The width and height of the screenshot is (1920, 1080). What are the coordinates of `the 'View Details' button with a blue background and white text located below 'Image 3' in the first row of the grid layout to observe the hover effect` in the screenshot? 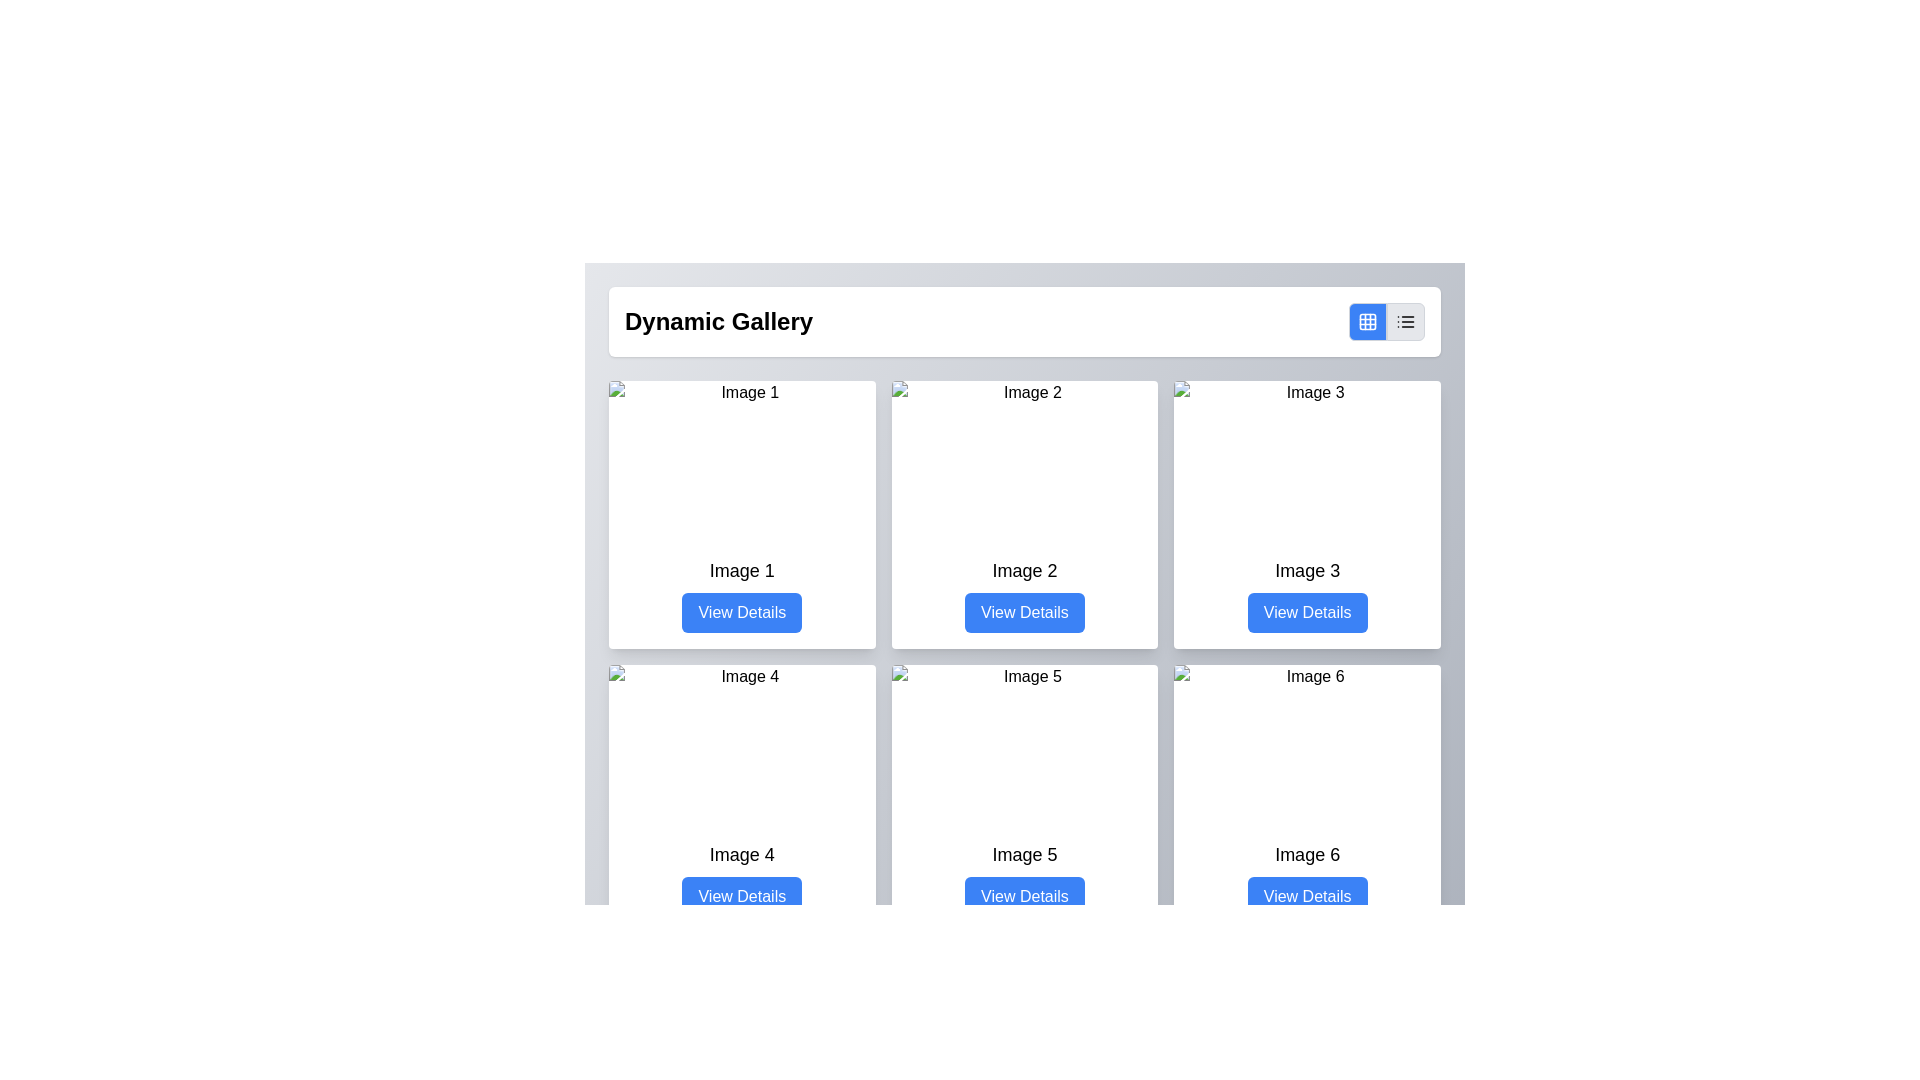 It's located at (1307, 612).